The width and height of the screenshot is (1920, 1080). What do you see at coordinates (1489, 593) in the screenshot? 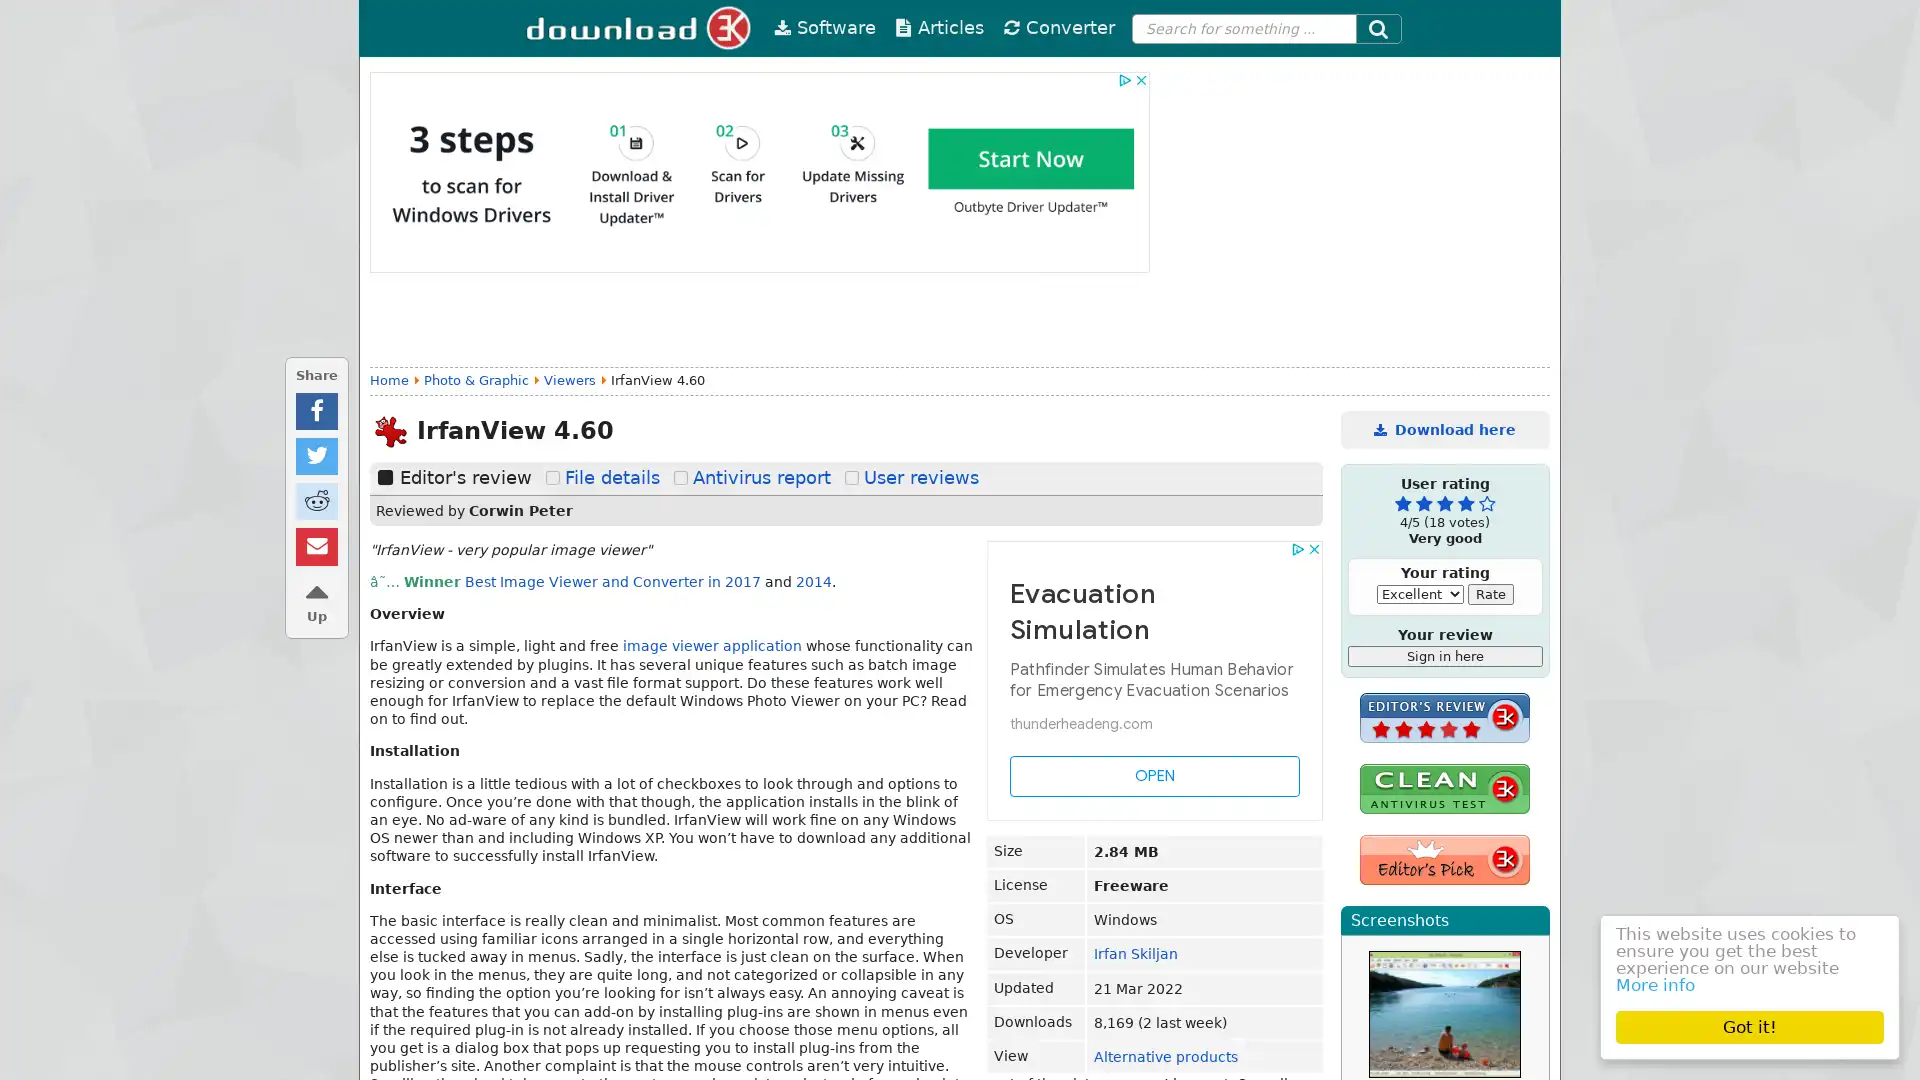
I see `Rate` at bounding box center [1489, 593].